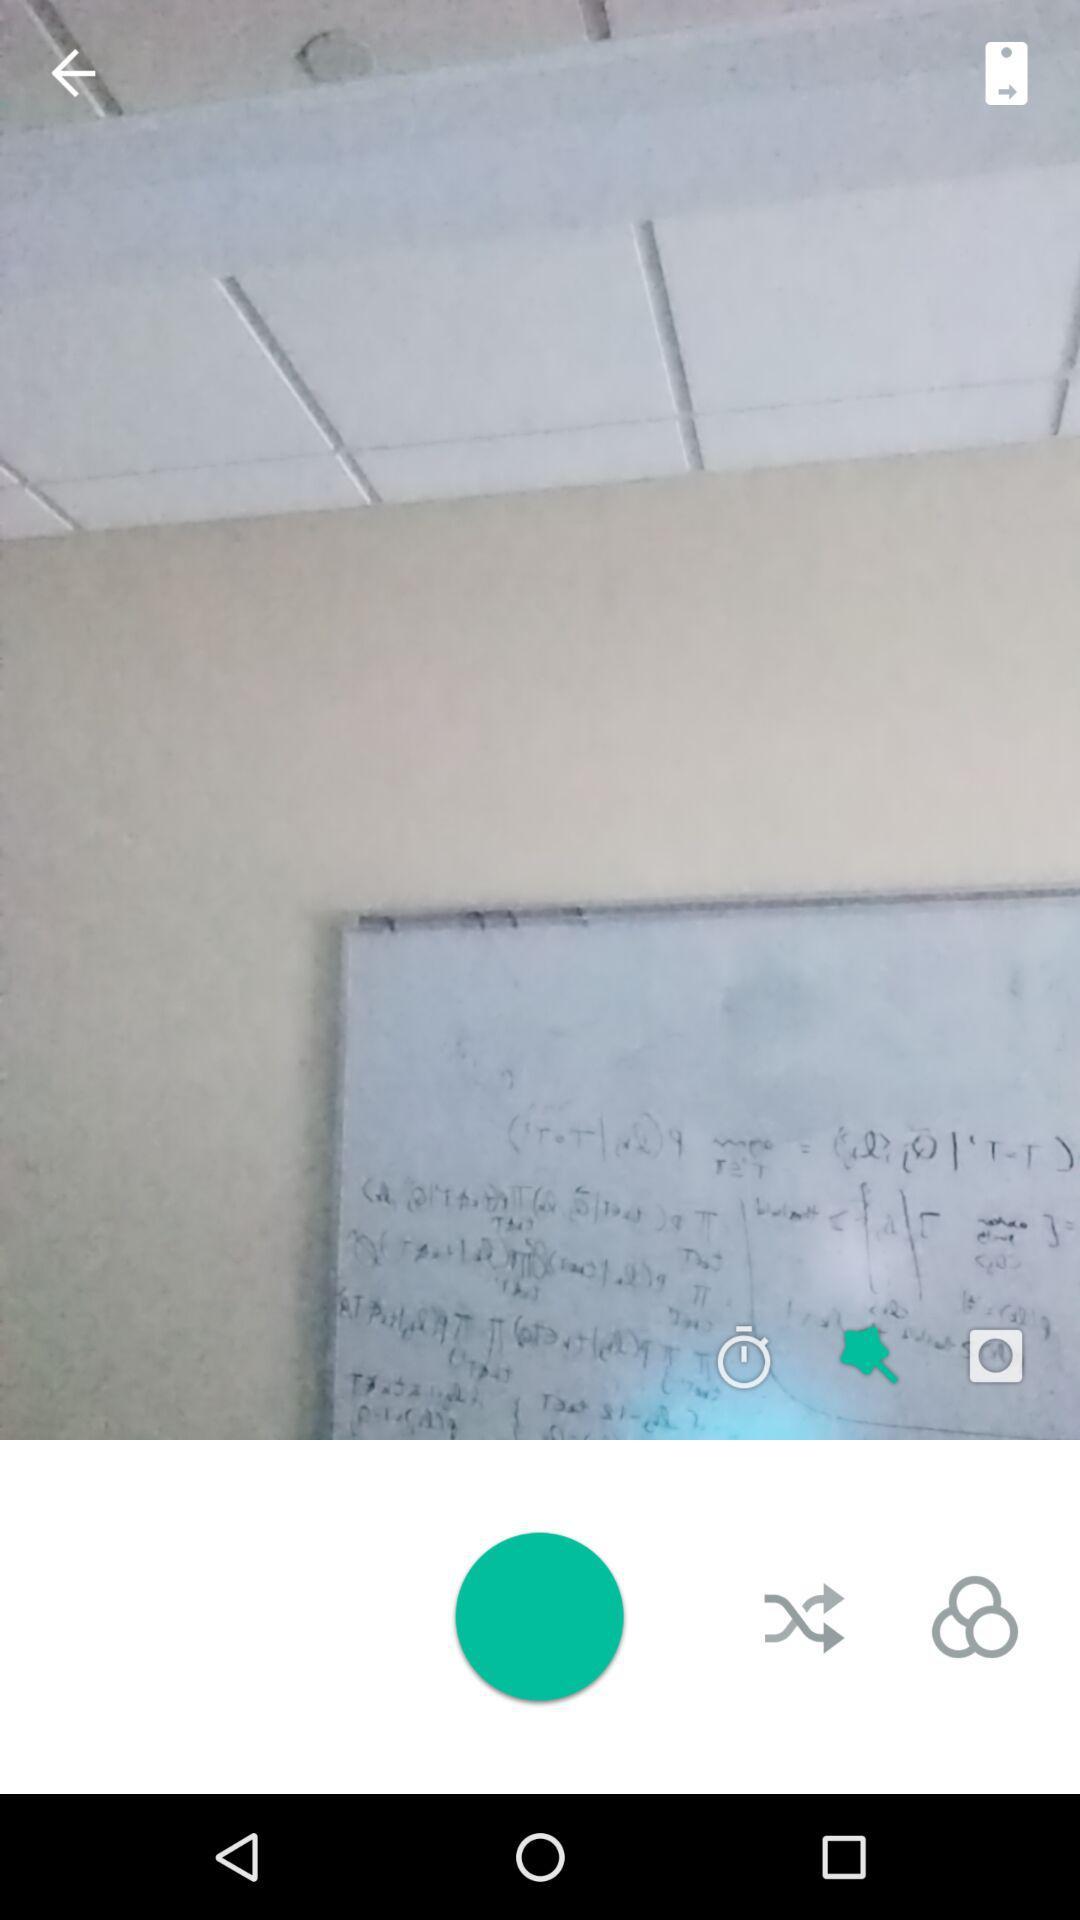 The image size is (1080, 1920). Describe the element at coordinates (869, 1356) in the screenshot. I see `zoom` at that location.